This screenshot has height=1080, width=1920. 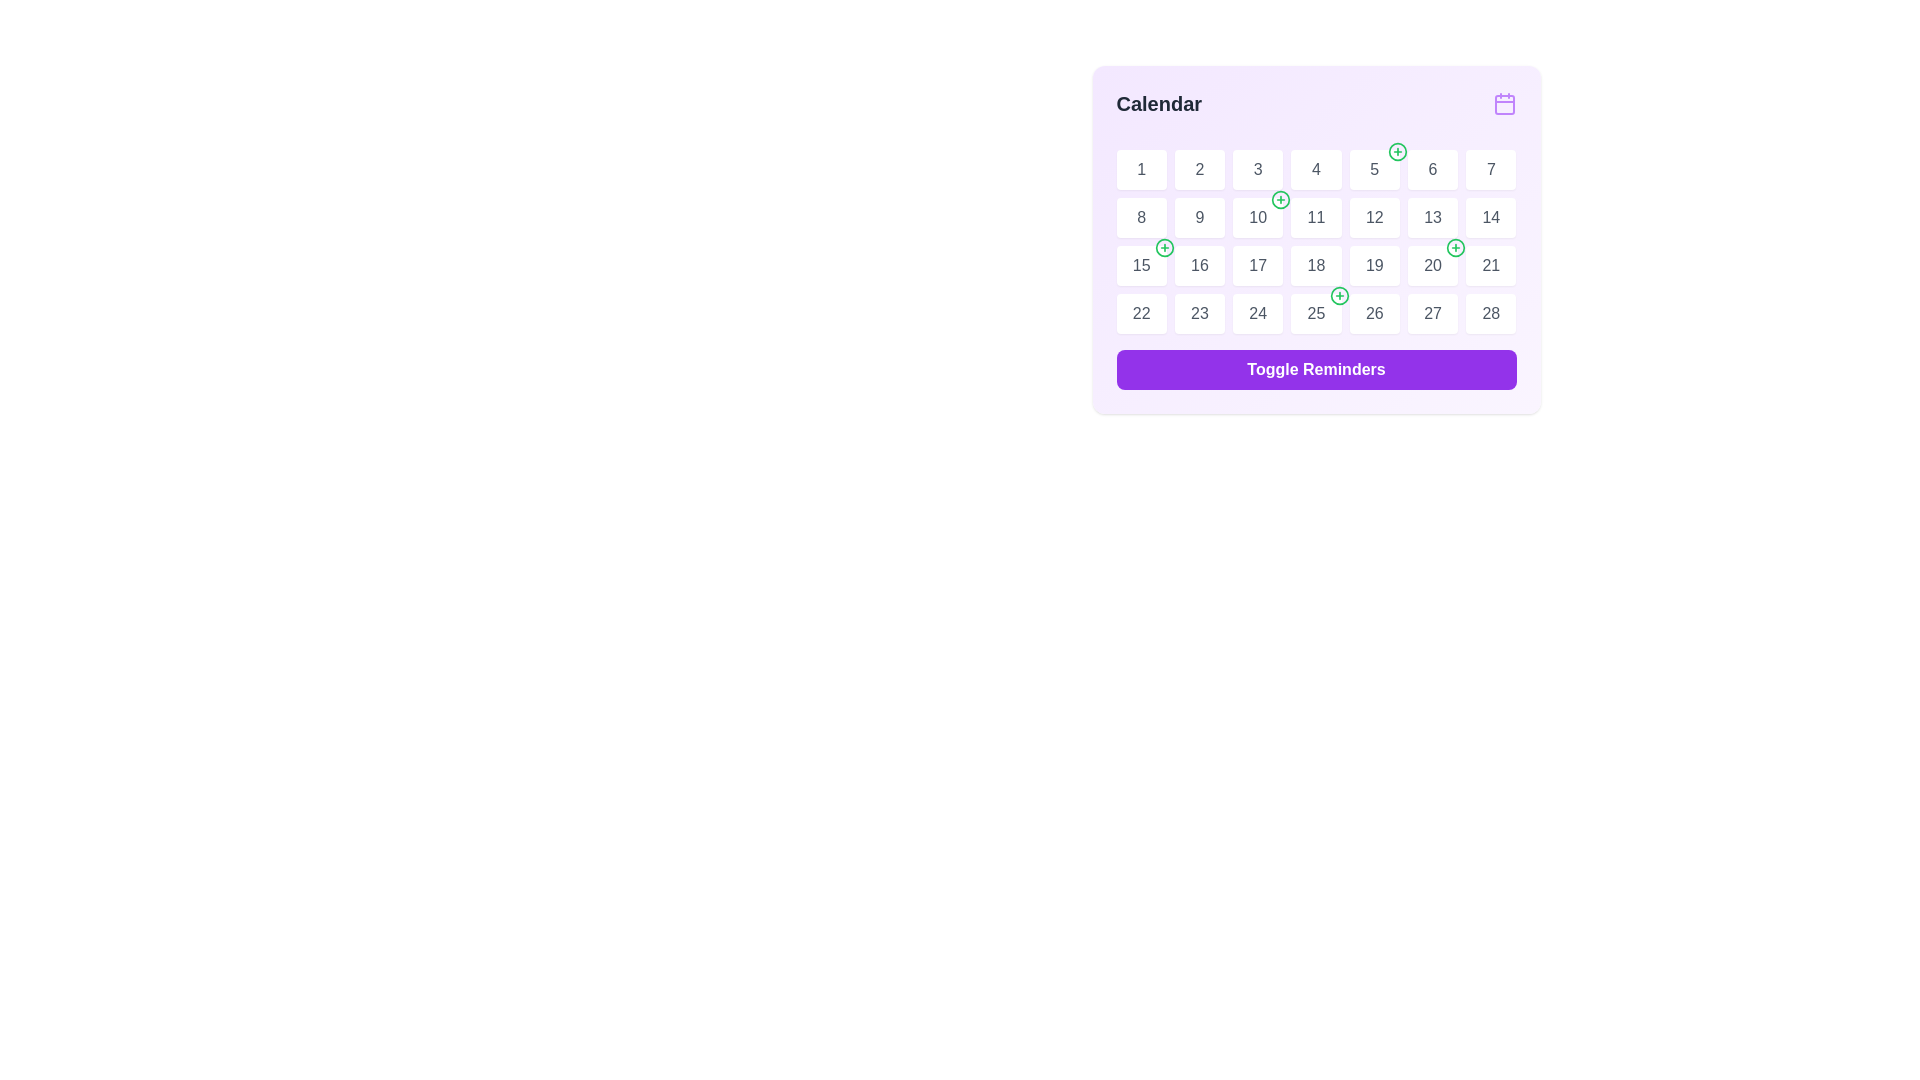 I want to click on the static text display representing the day '16' in the calendar grid located in the 3rd row and 2nd column, so click(x=1200, y=265).